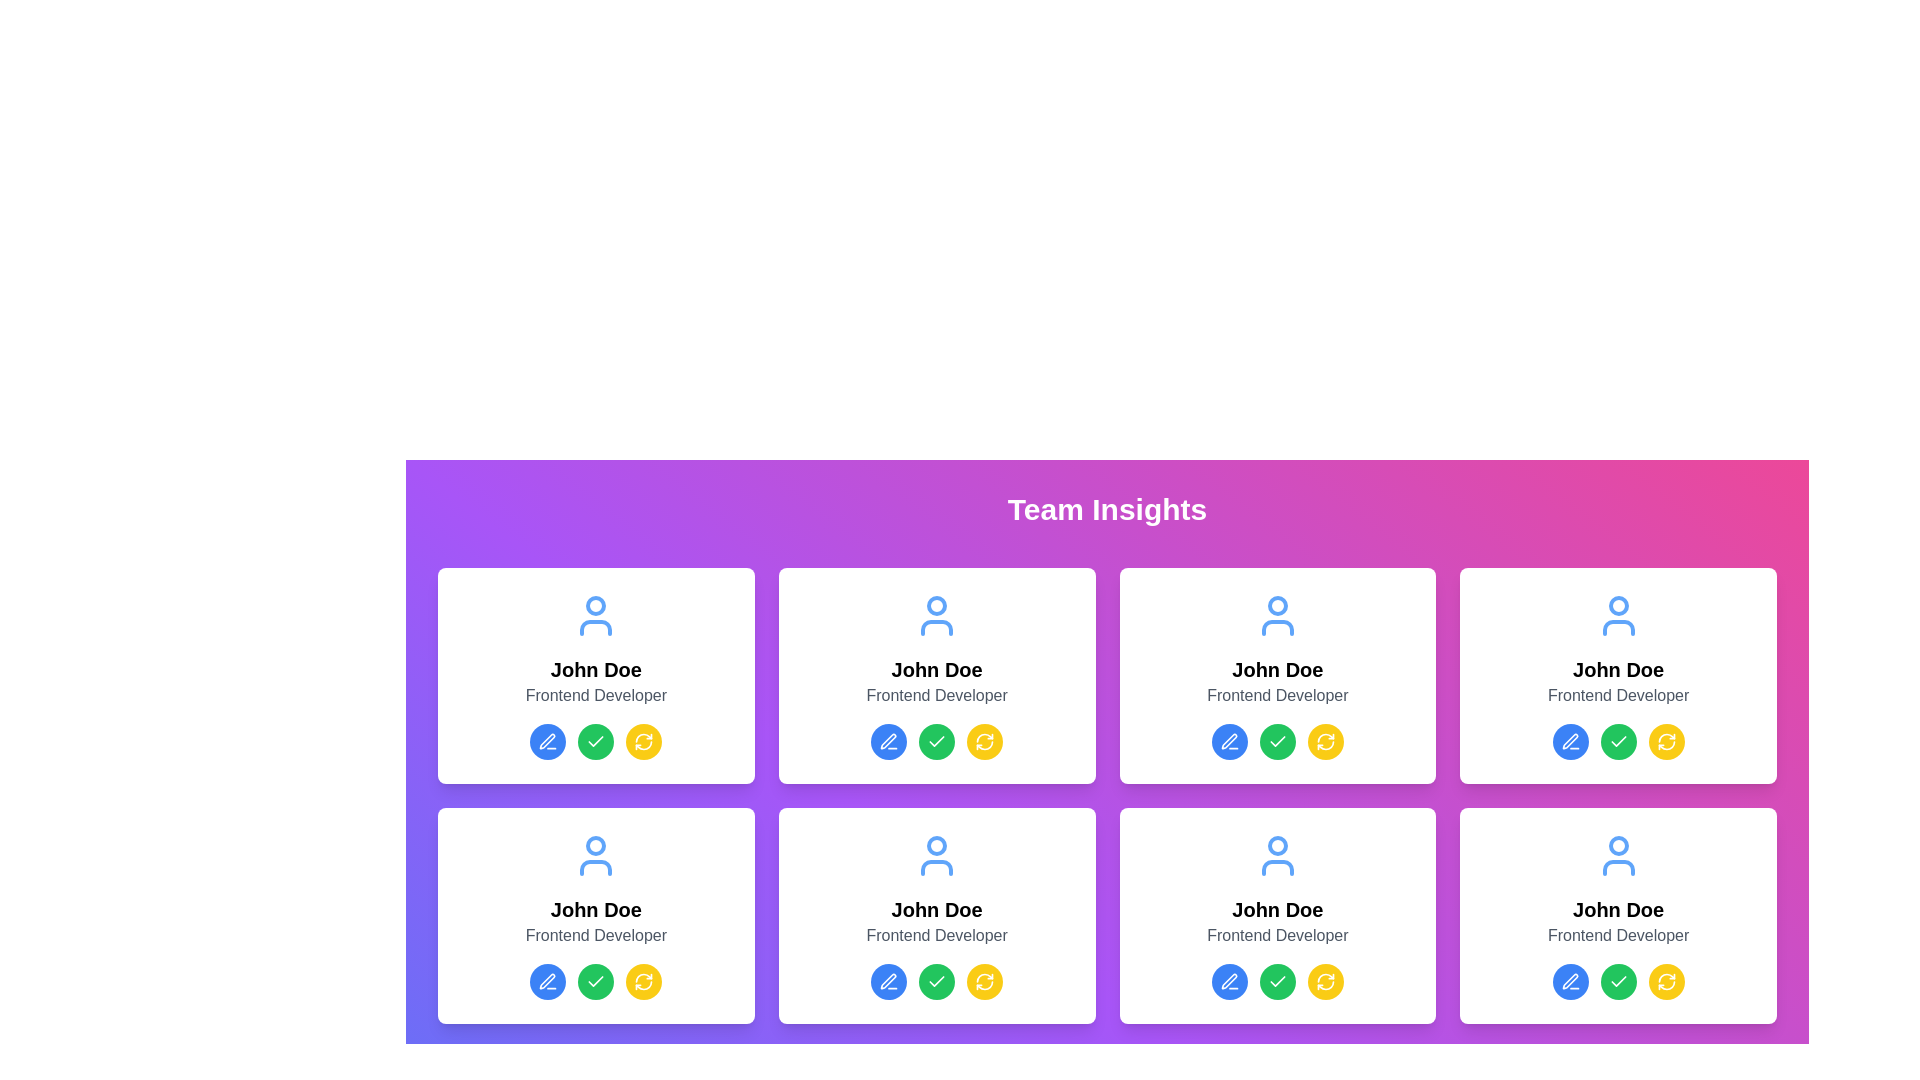 This screenshot has width=1920, height=1080. Describe the element at coordinates (1276, 845) in the screenshot. I see `the circular graphical component that represents the head of the user icon in the bottom-right card of the grid under the 'Team Insights' header` at that location.